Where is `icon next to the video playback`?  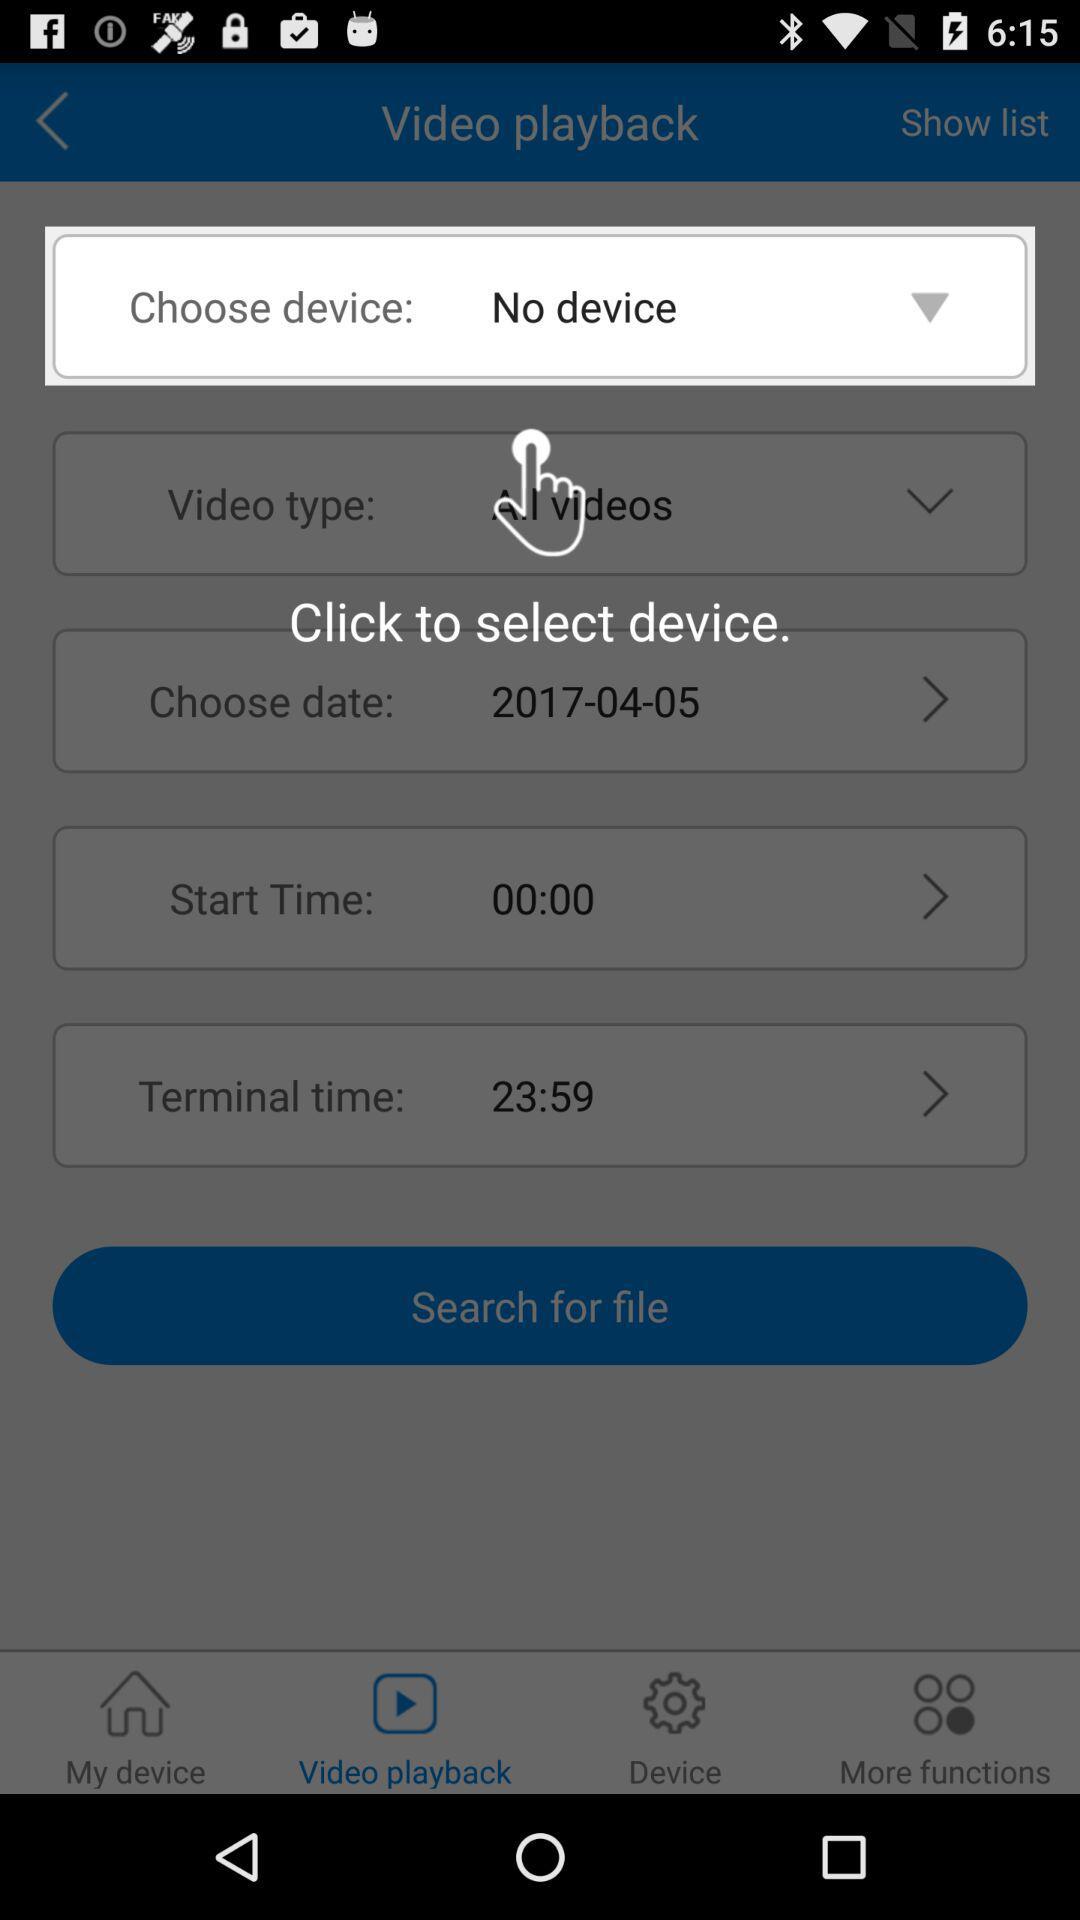 icon next to the video playback is located at coordinates (58, 121).